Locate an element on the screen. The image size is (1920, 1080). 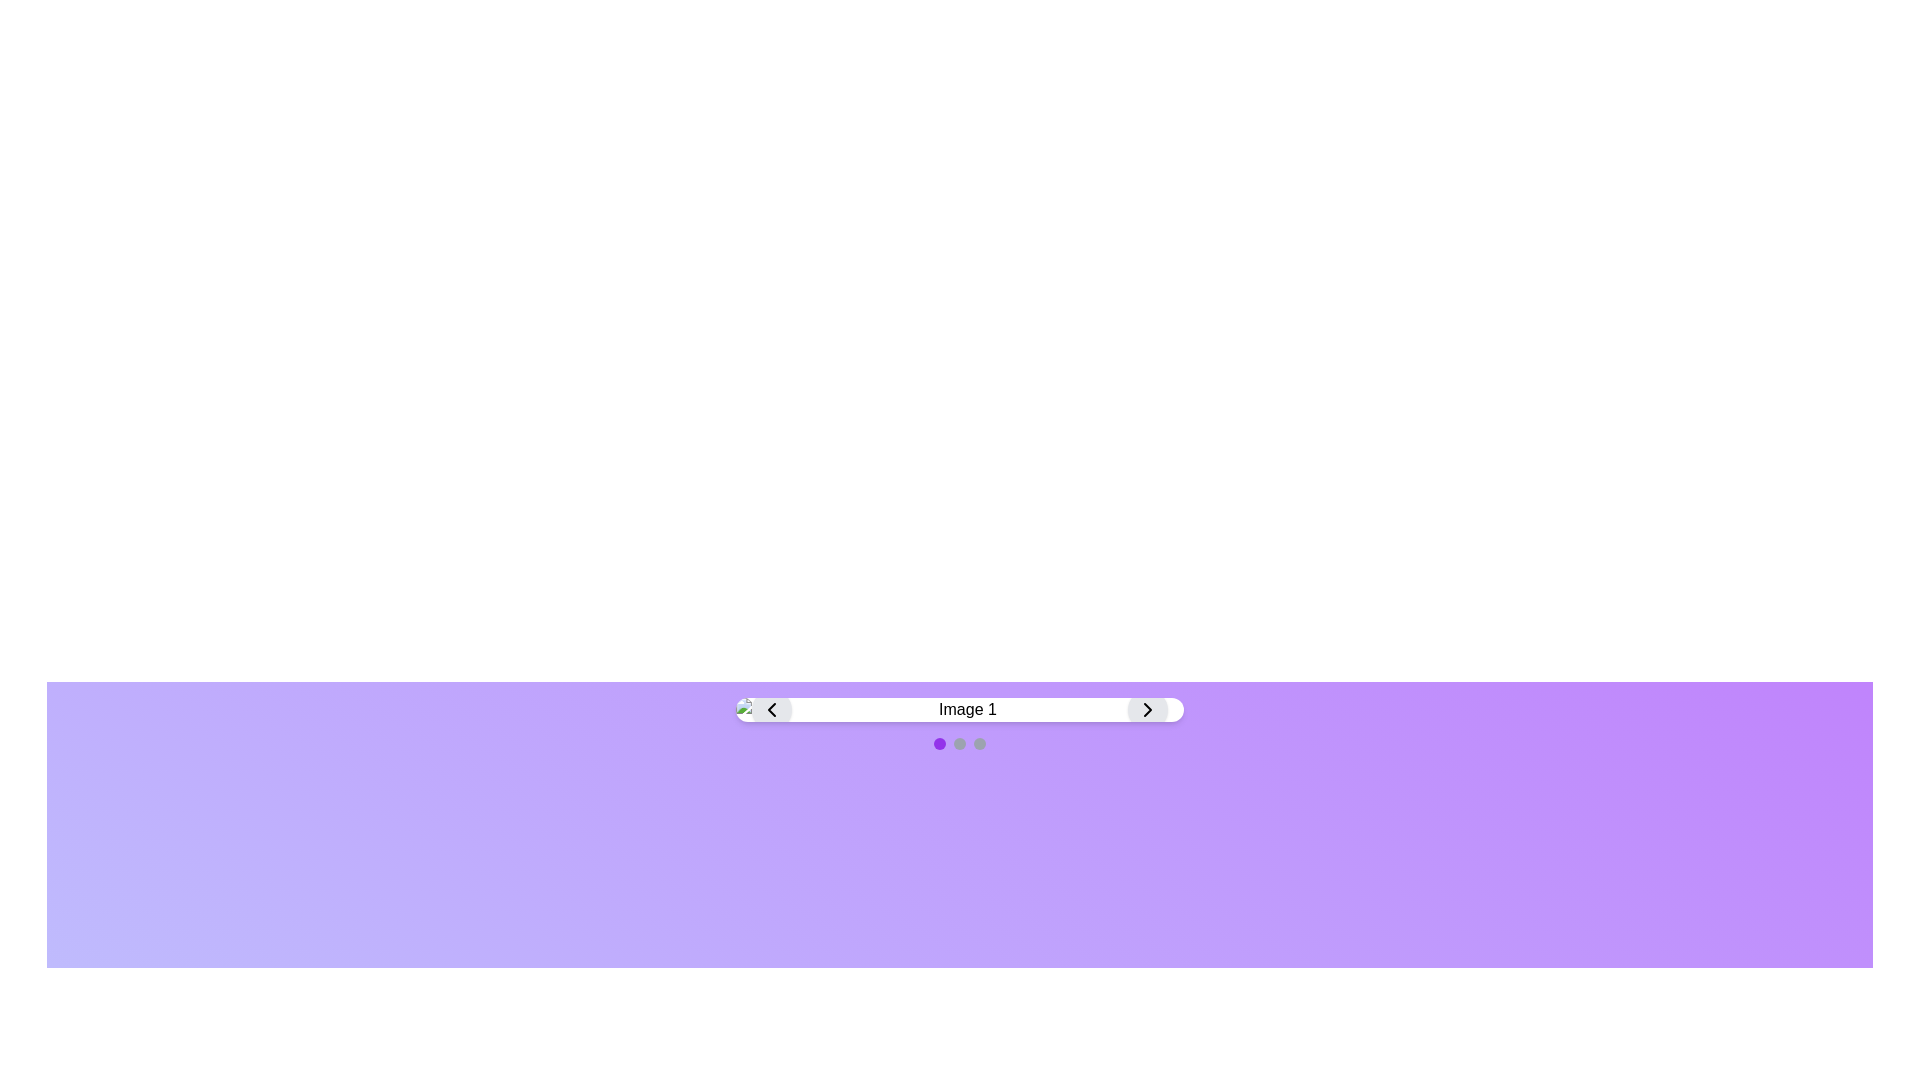
the circular button with a leftward-pointing chevron icon for accessibility navigation is located at coordinates (771, 708).